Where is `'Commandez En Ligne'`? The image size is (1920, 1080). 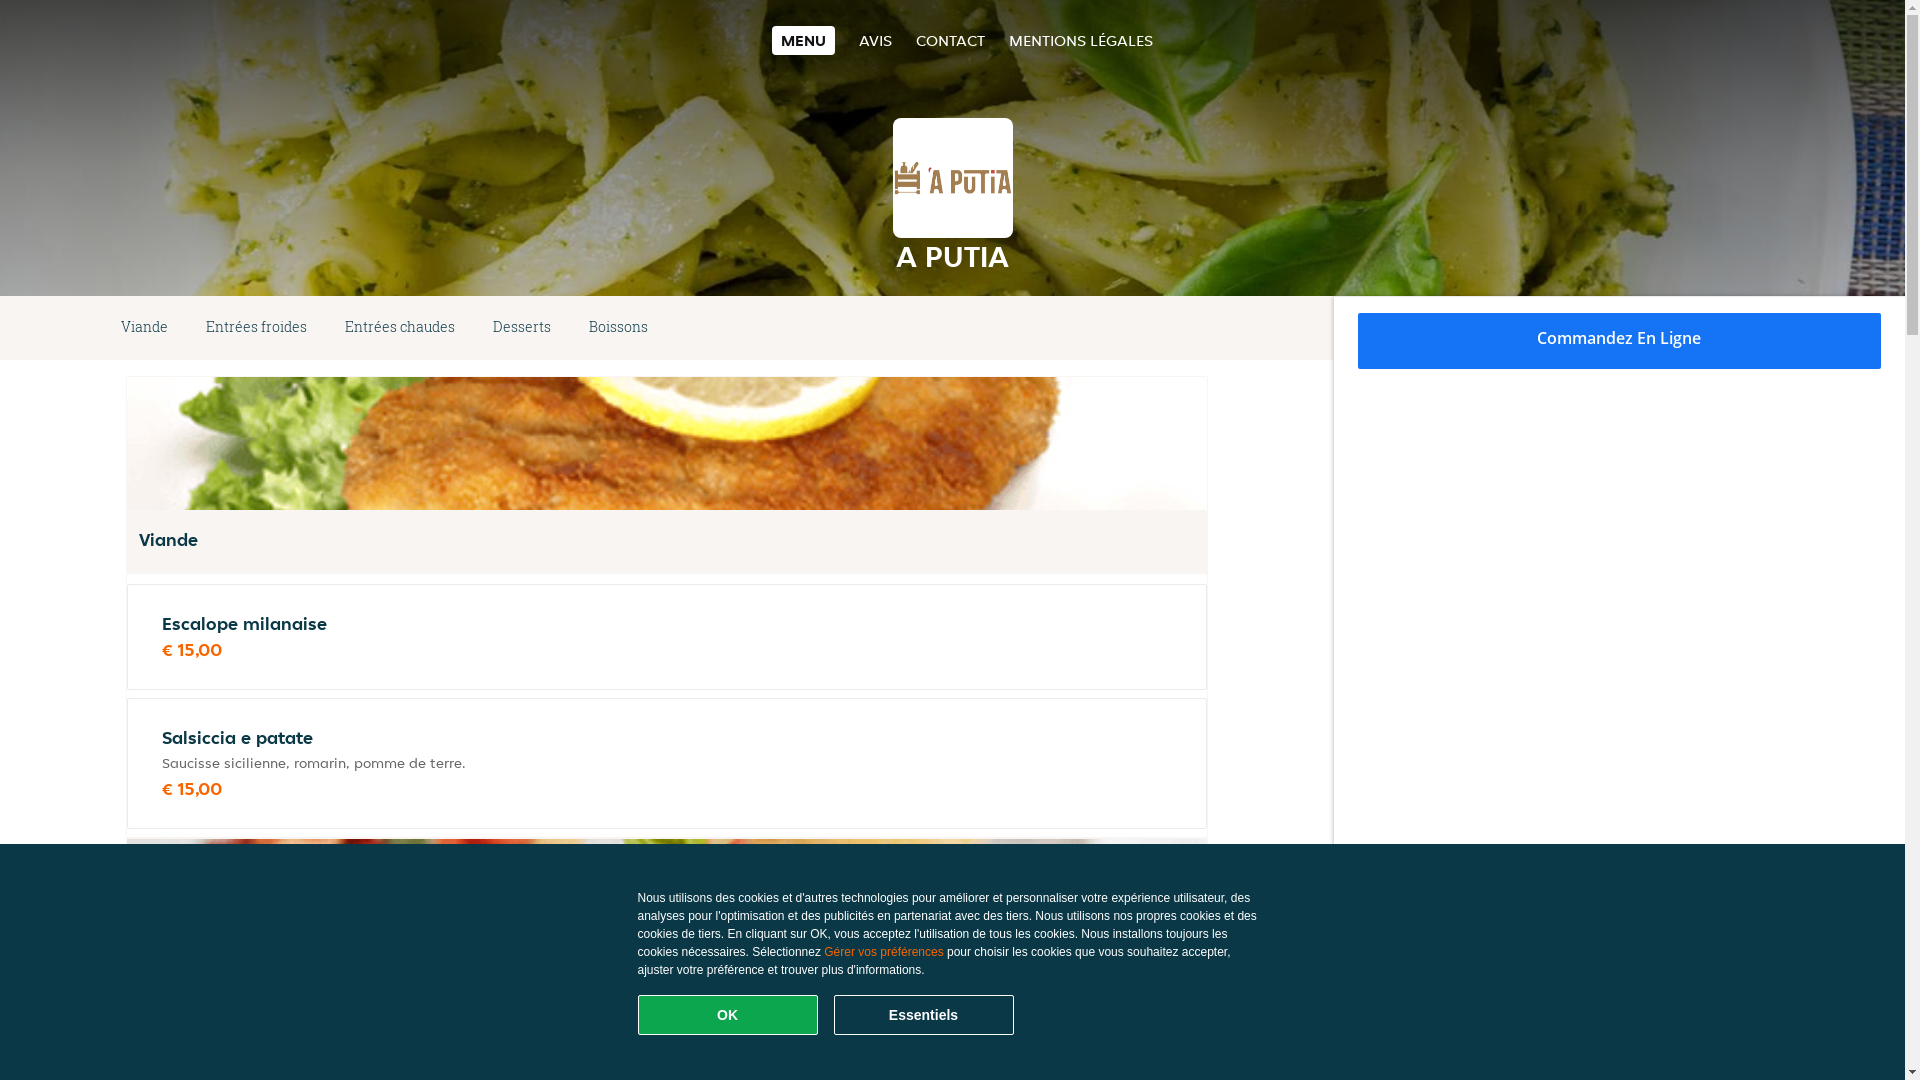
'Commandez En Ligne' is located at coordinates (1620, 339).